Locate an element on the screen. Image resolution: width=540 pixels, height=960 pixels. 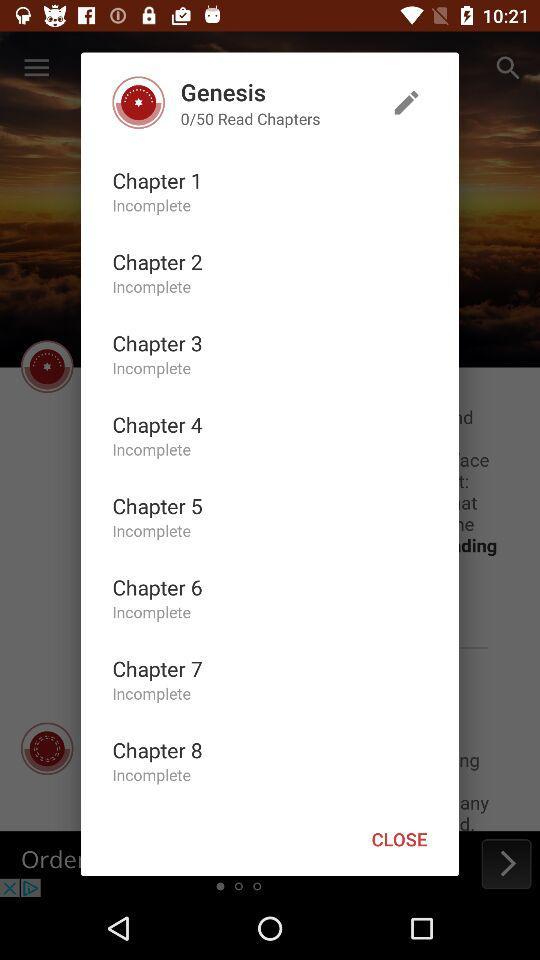
icon below the incomplete is located at coordinates (156, 668).